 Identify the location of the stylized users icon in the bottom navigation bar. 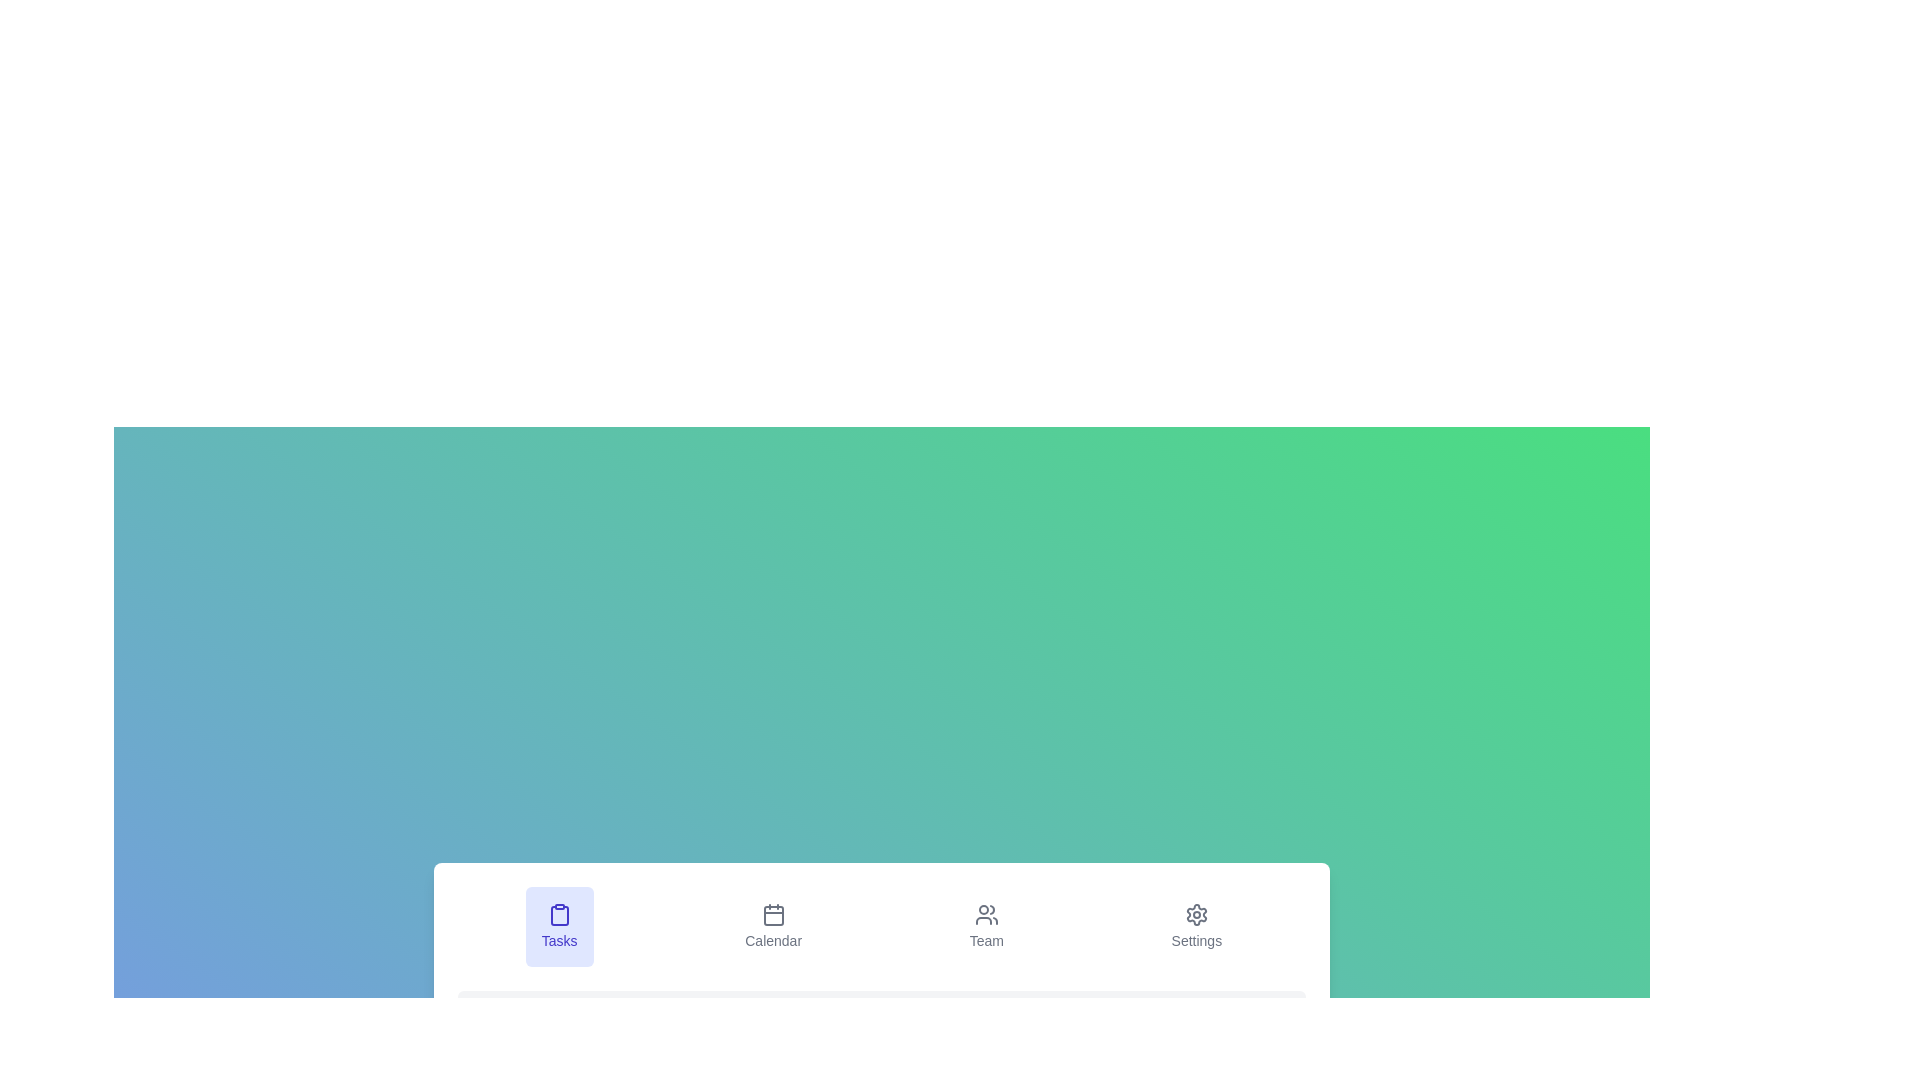
(986, 914).